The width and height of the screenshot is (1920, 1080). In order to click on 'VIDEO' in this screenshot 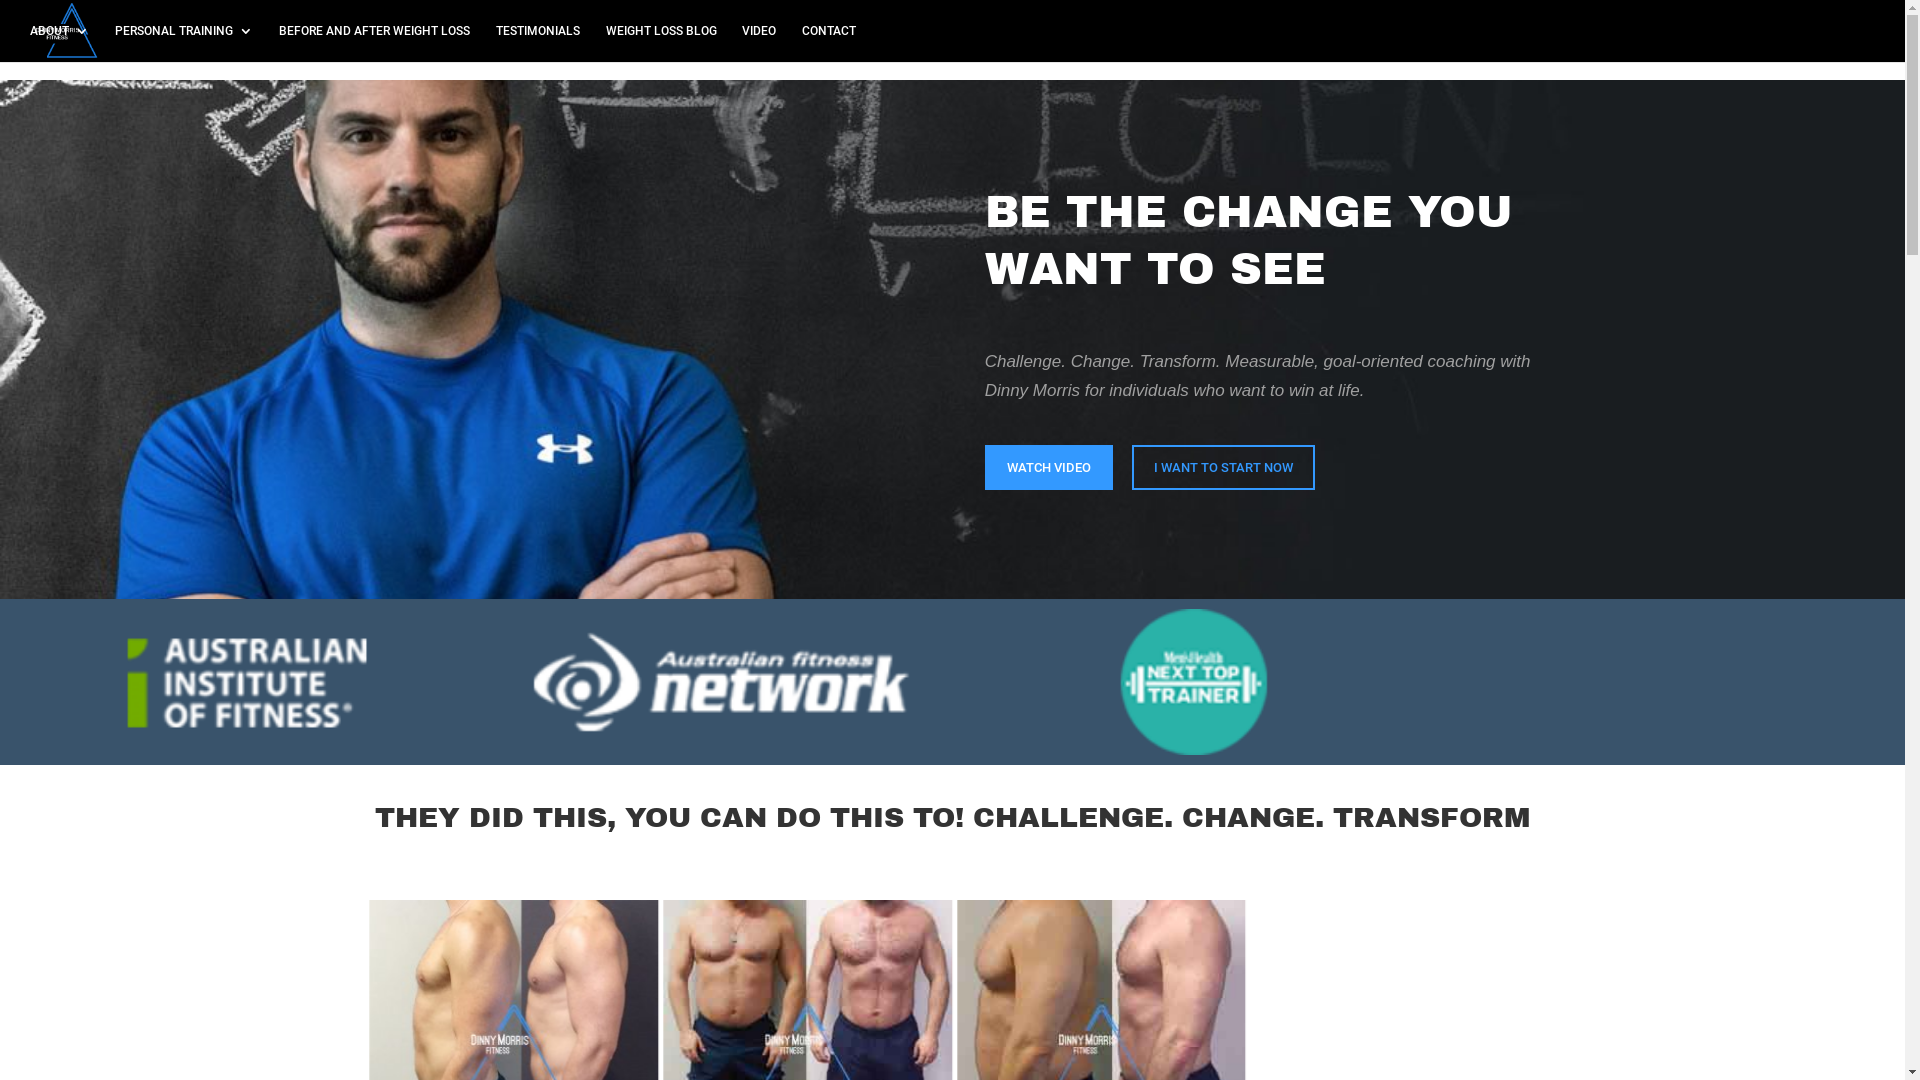, I will do `click(741, 42)`.